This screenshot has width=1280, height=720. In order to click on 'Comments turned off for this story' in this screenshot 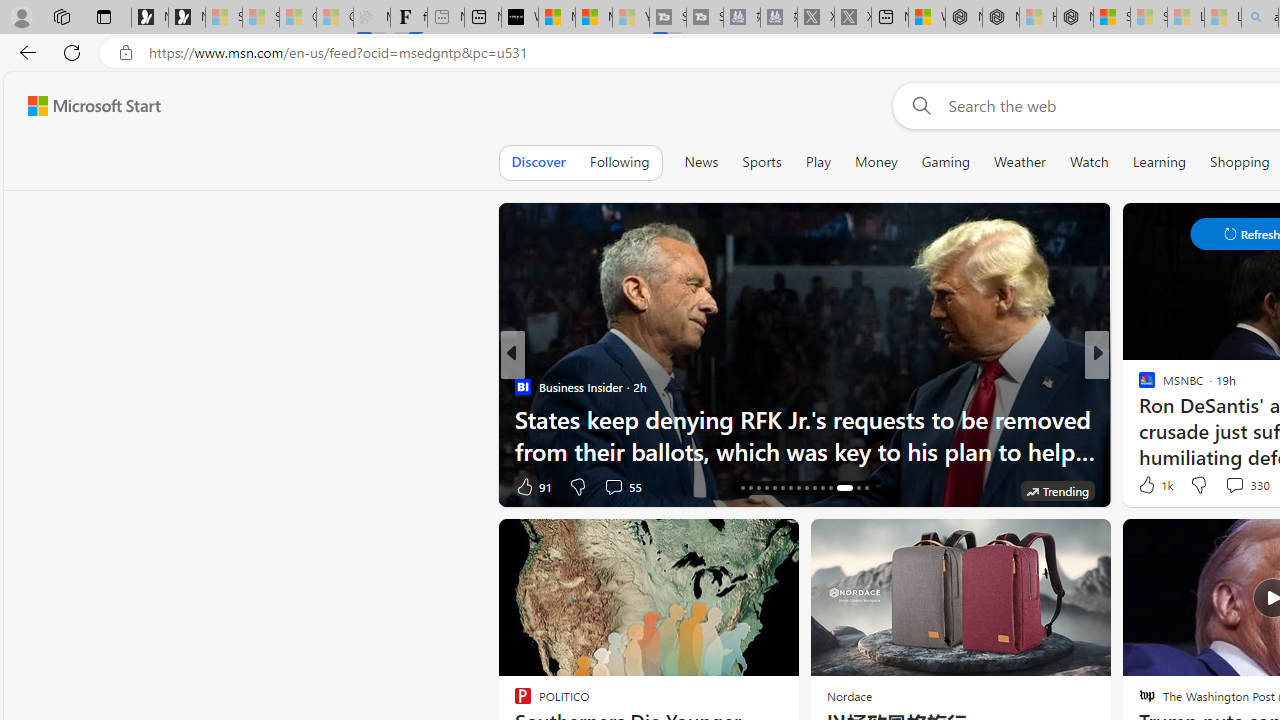, I will do `click(1221, 486)`.